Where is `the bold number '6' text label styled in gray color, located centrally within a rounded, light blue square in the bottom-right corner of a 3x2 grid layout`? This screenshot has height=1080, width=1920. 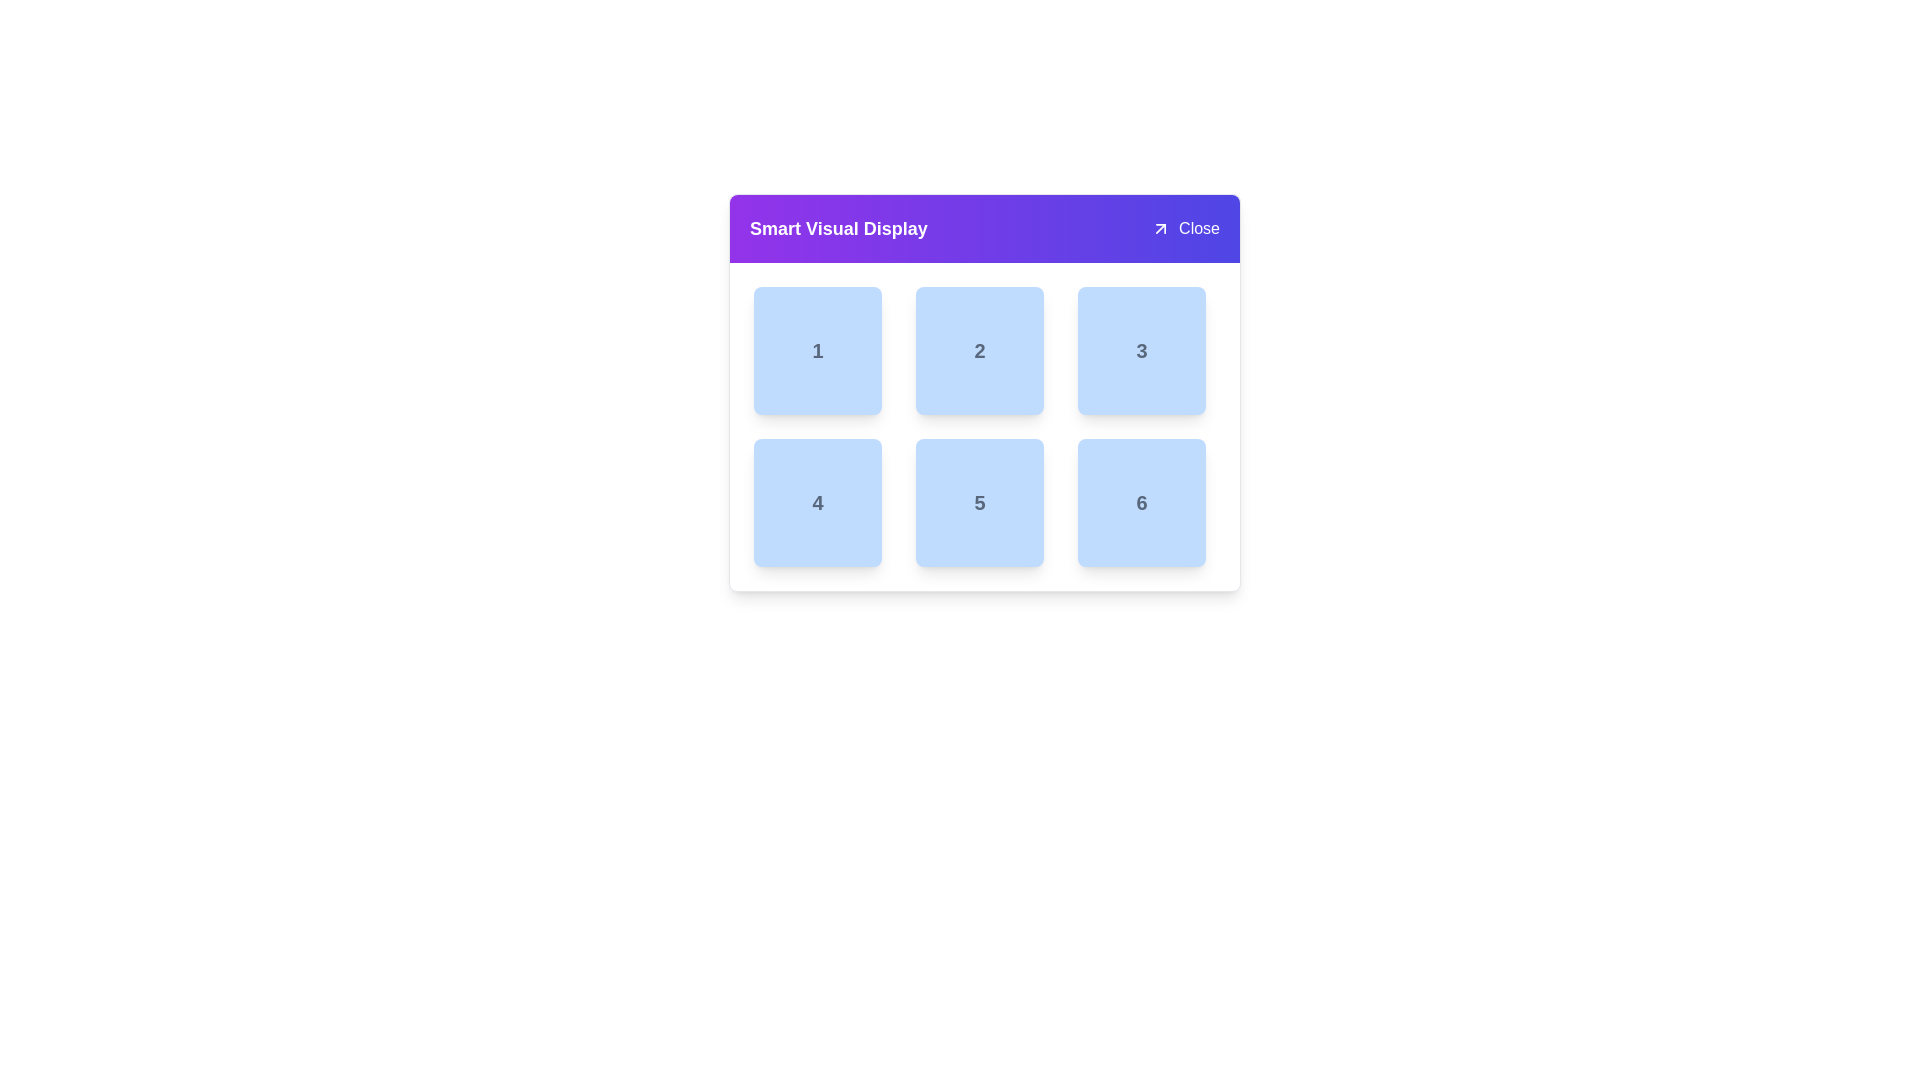
the bold number '6' text label styled in gray color, located centrally within a rounded, light blue square in the bottom-right corner of a 3x2 grid layout is located at coordinates (1142, 501).